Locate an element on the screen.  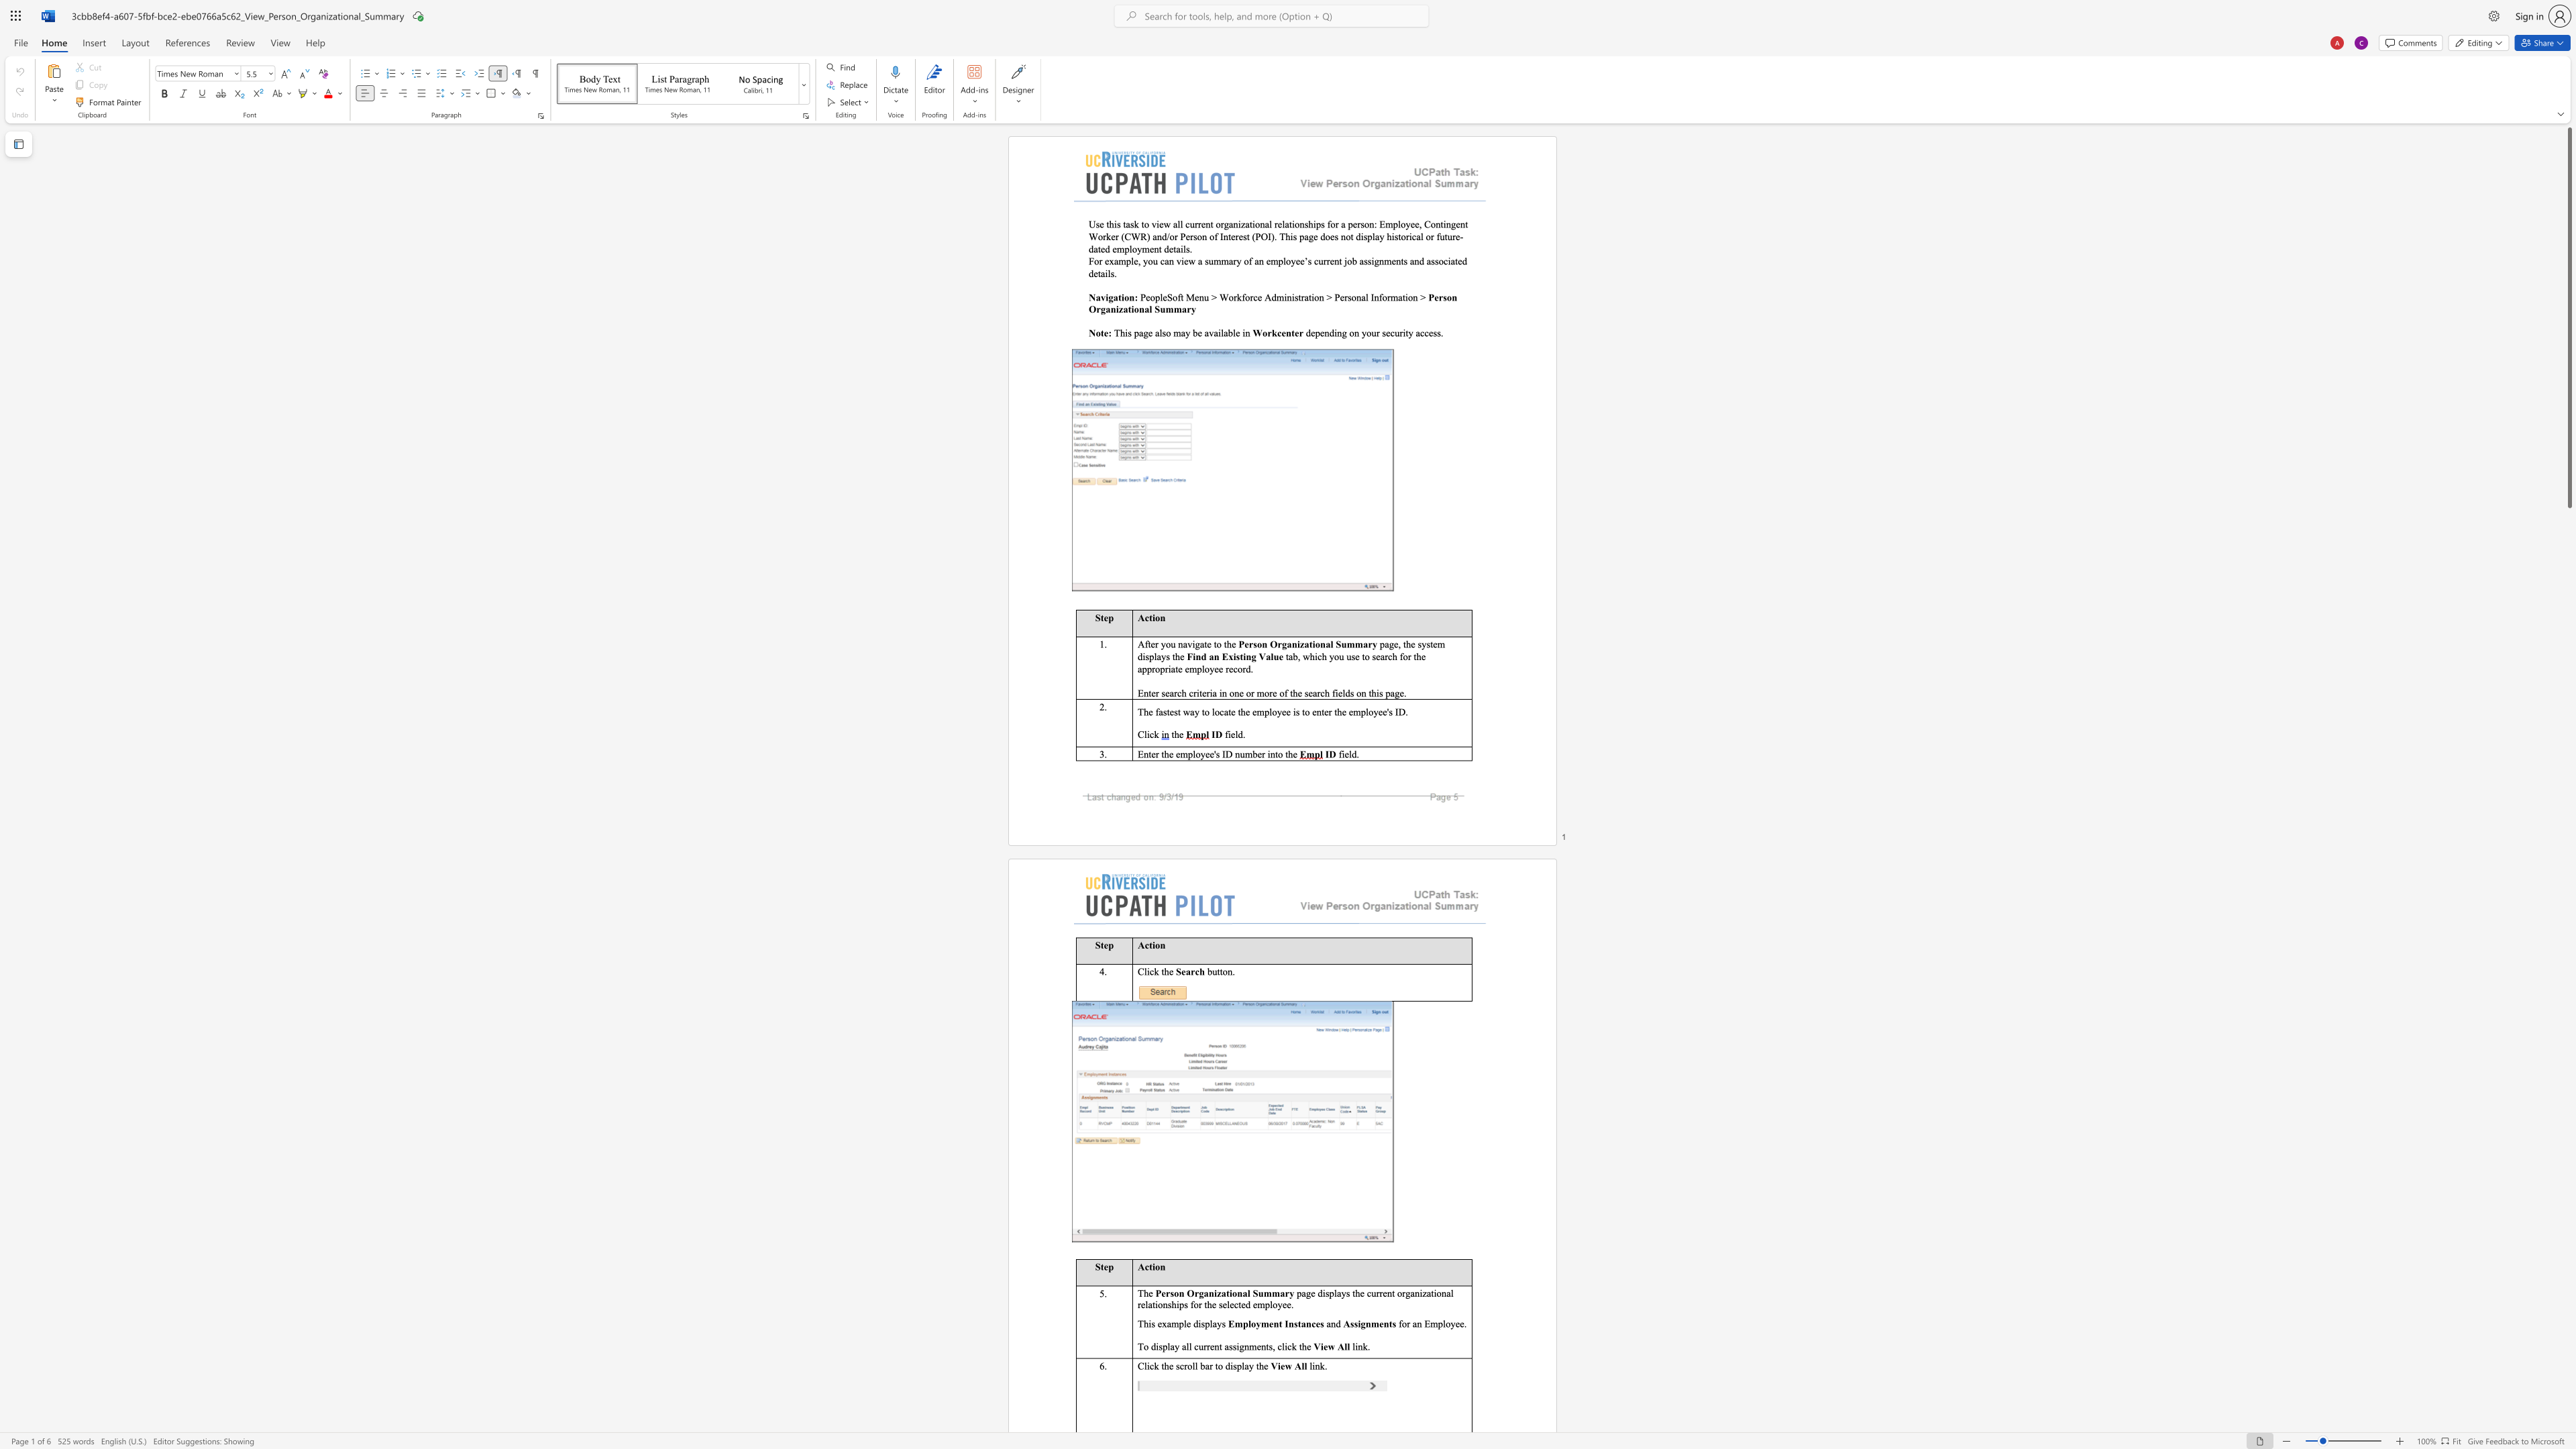
the subset text "es" within the text "The fastest way to" is located at coordinates (1168, 711).